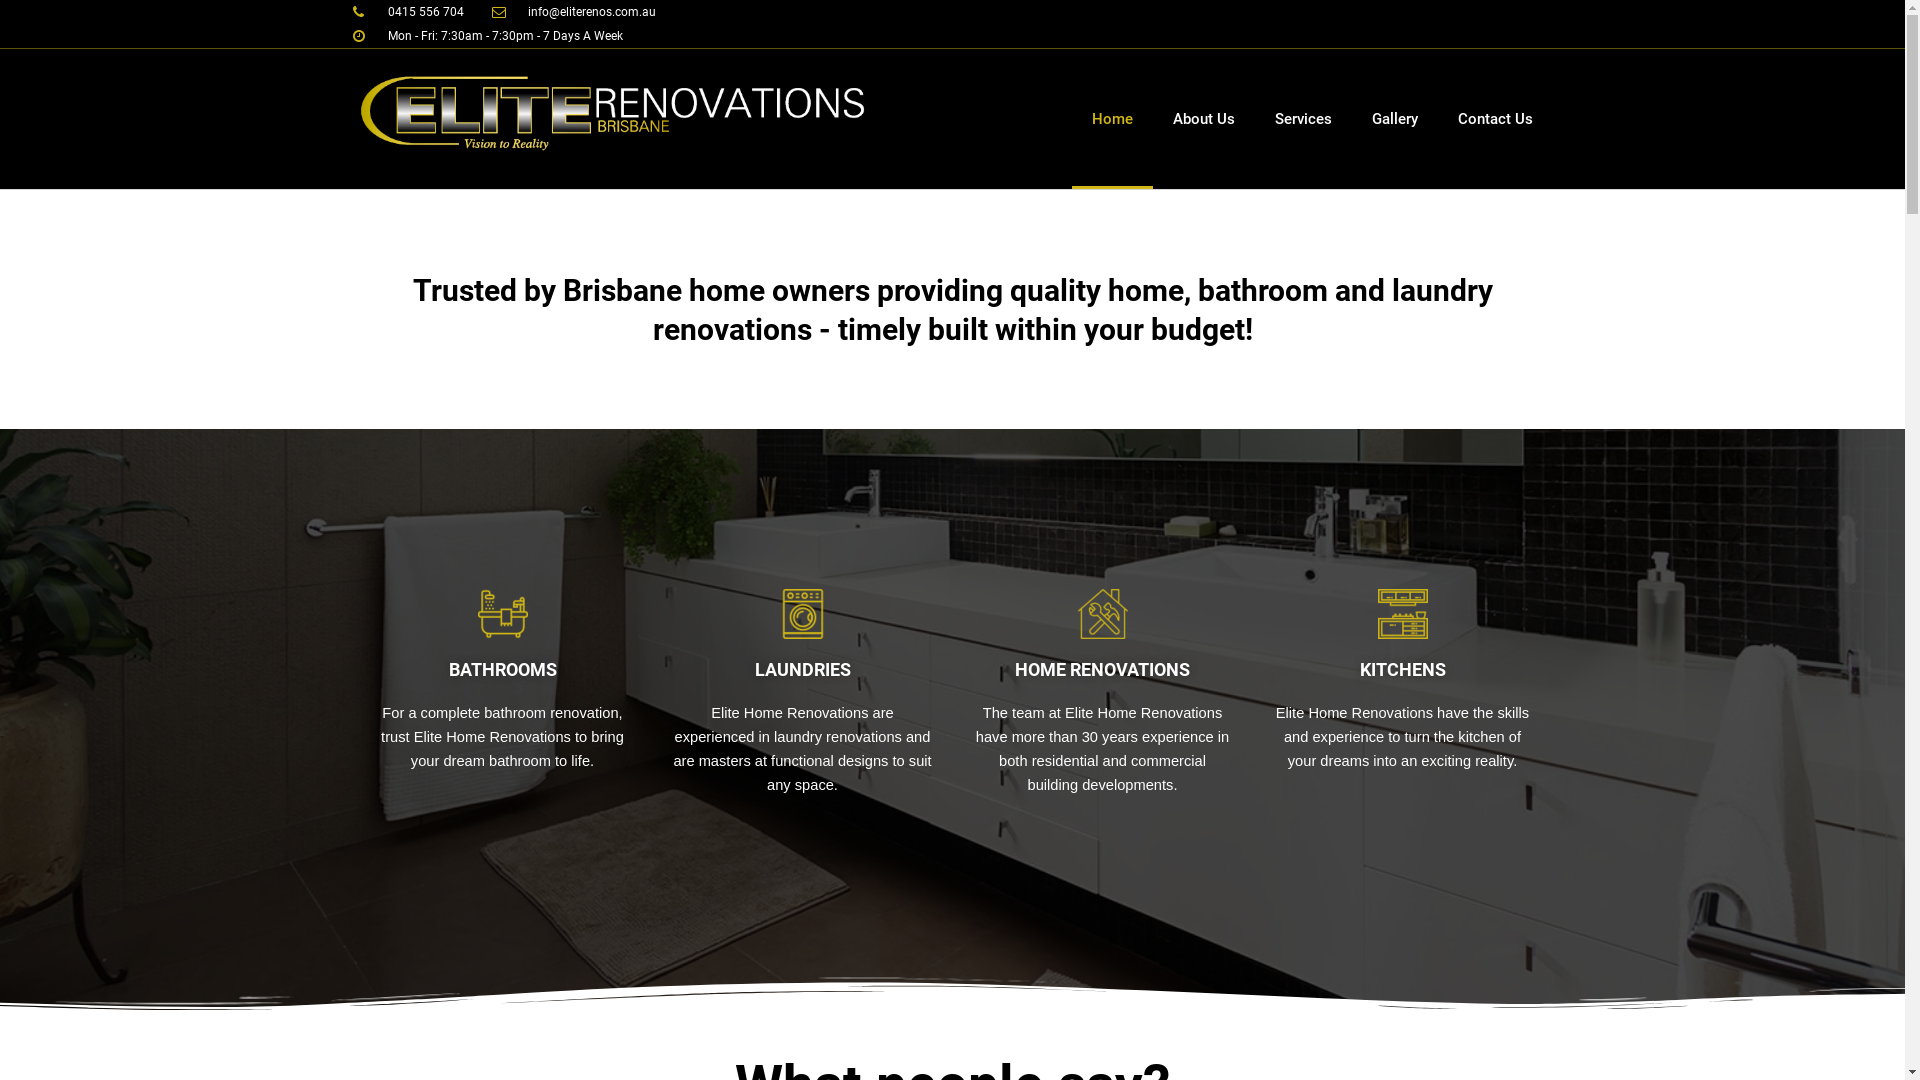 The width and height of the screenshot is (1920, 1080). I want to click on 'Gallery', so click(1394, 119).